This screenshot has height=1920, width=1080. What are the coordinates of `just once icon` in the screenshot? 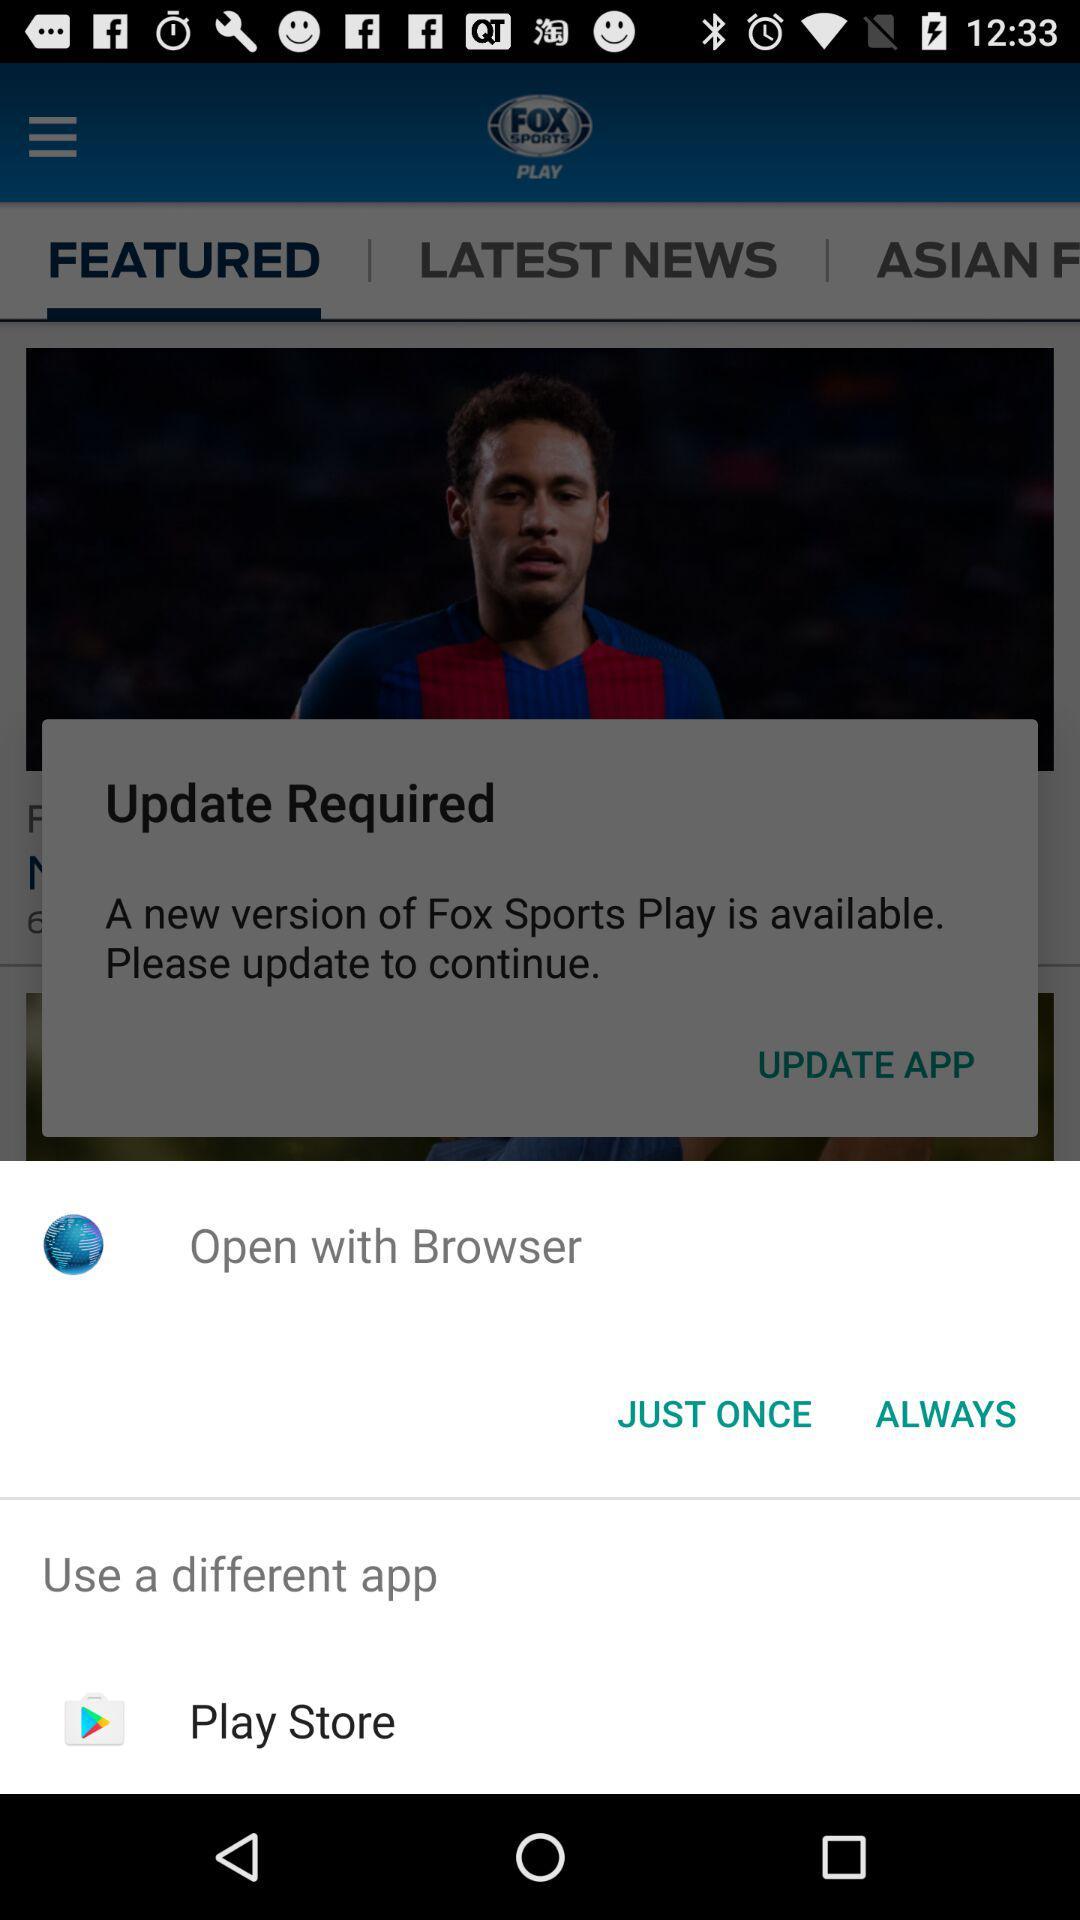 It's located at (713, 1411).